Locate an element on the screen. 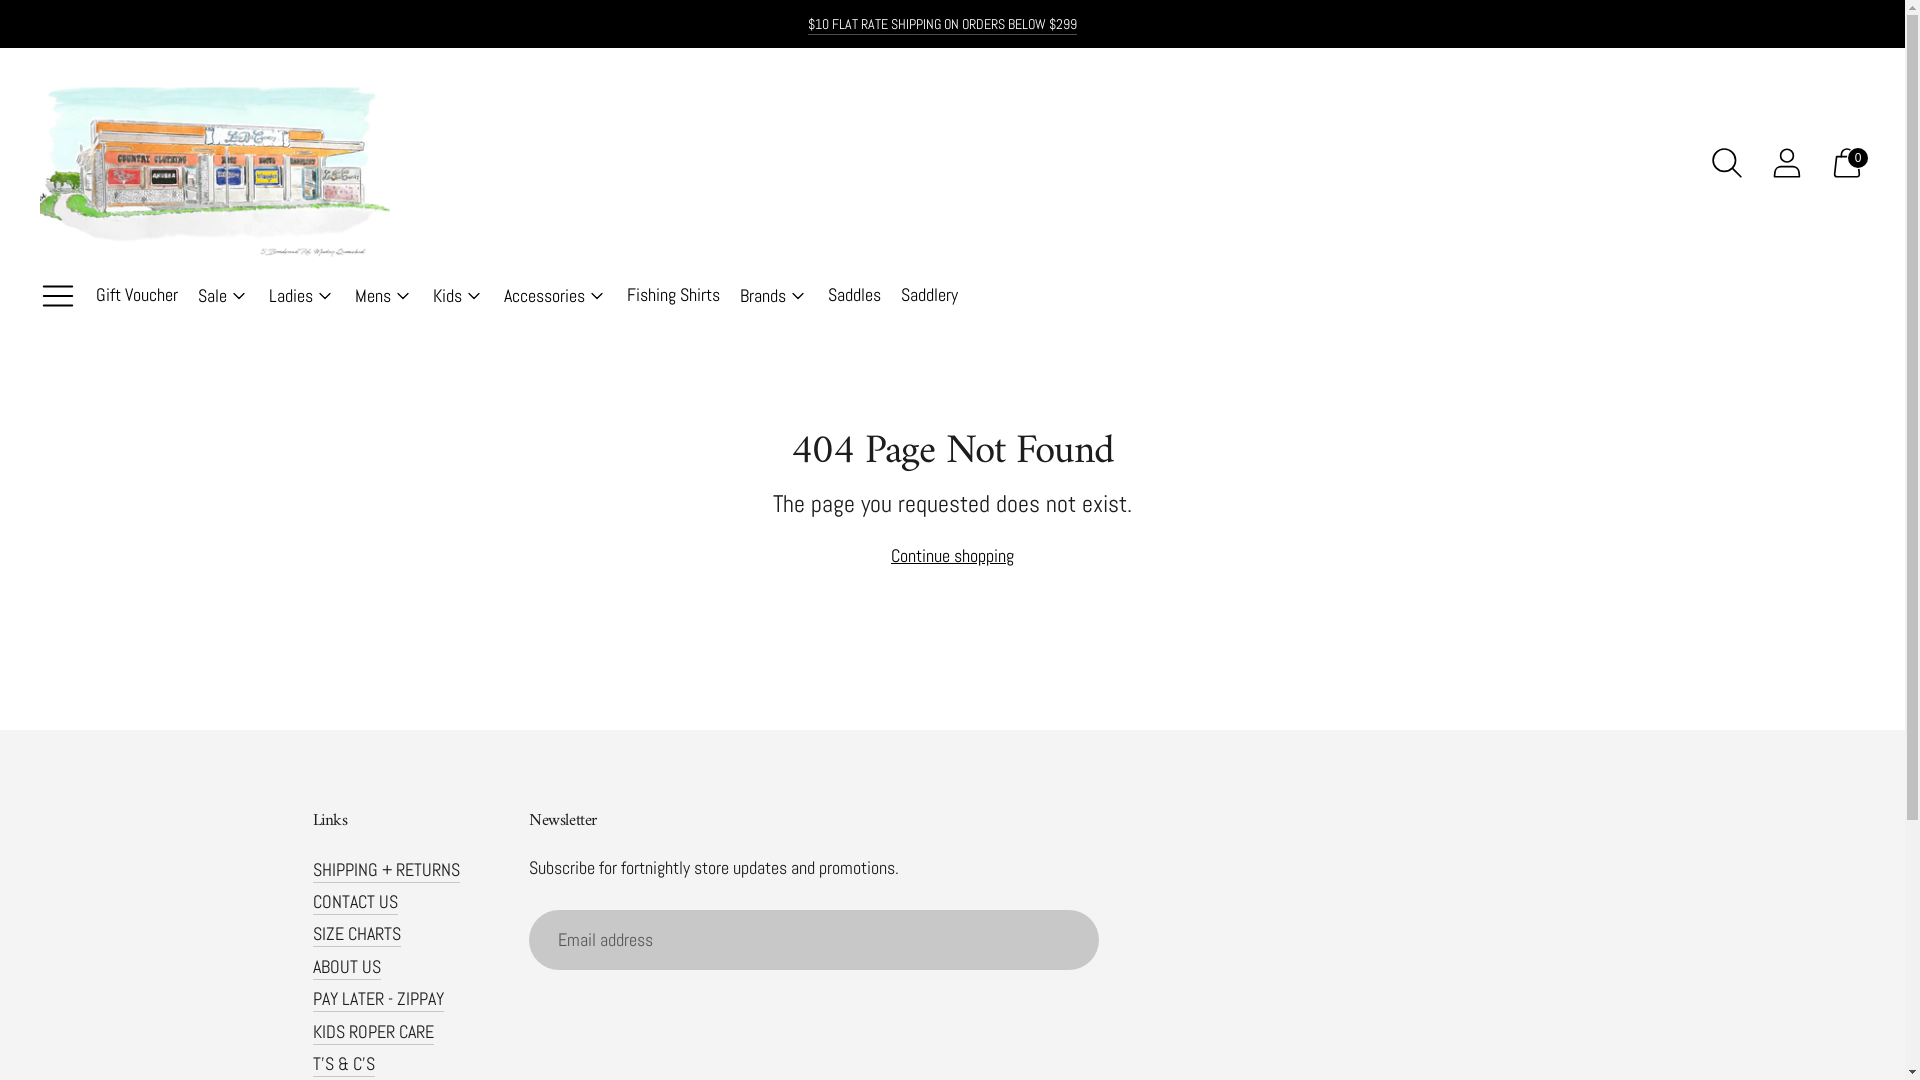  '$10 FLAT RATE SHIPPING ON ORDERS BELOW $299' is located at coordinates (807, 23).